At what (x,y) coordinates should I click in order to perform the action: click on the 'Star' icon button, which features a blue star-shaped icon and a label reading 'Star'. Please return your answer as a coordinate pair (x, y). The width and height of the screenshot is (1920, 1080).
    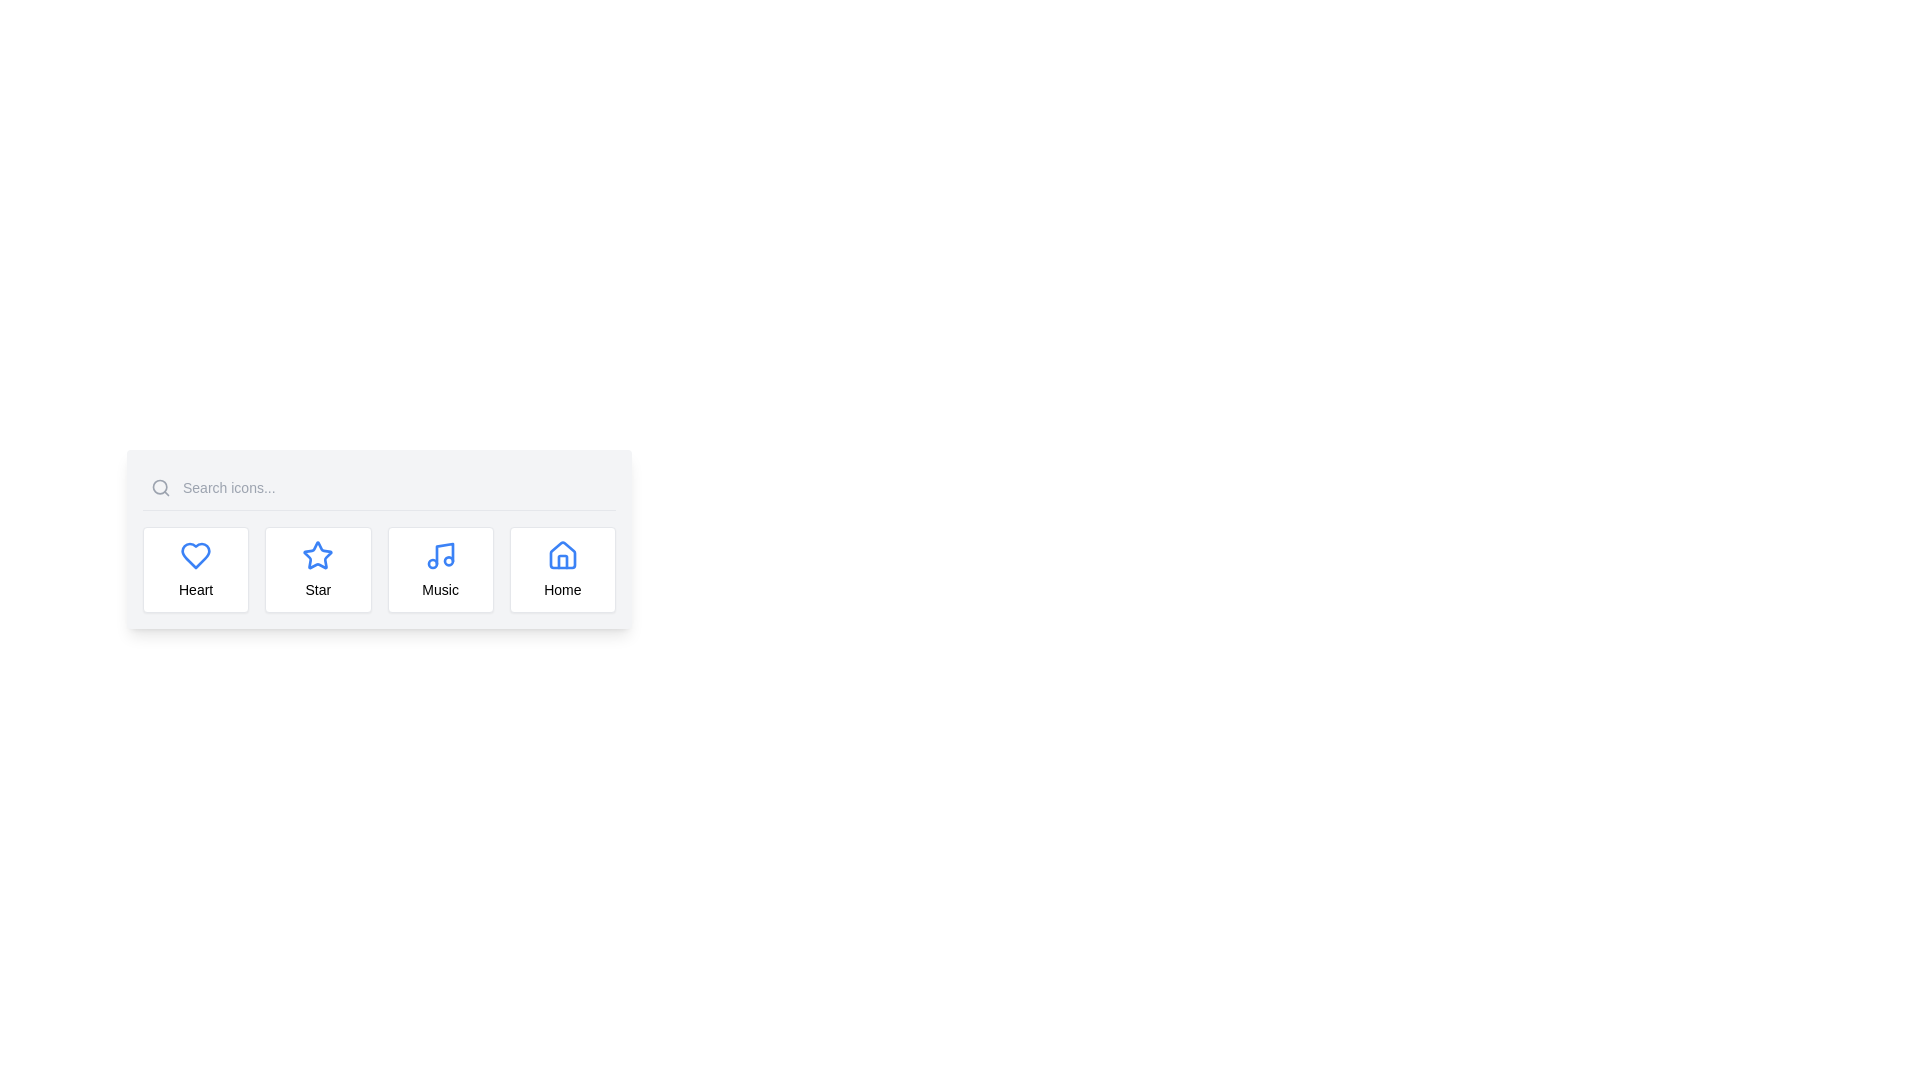
    Looking at the image, I should click on (317, 570).